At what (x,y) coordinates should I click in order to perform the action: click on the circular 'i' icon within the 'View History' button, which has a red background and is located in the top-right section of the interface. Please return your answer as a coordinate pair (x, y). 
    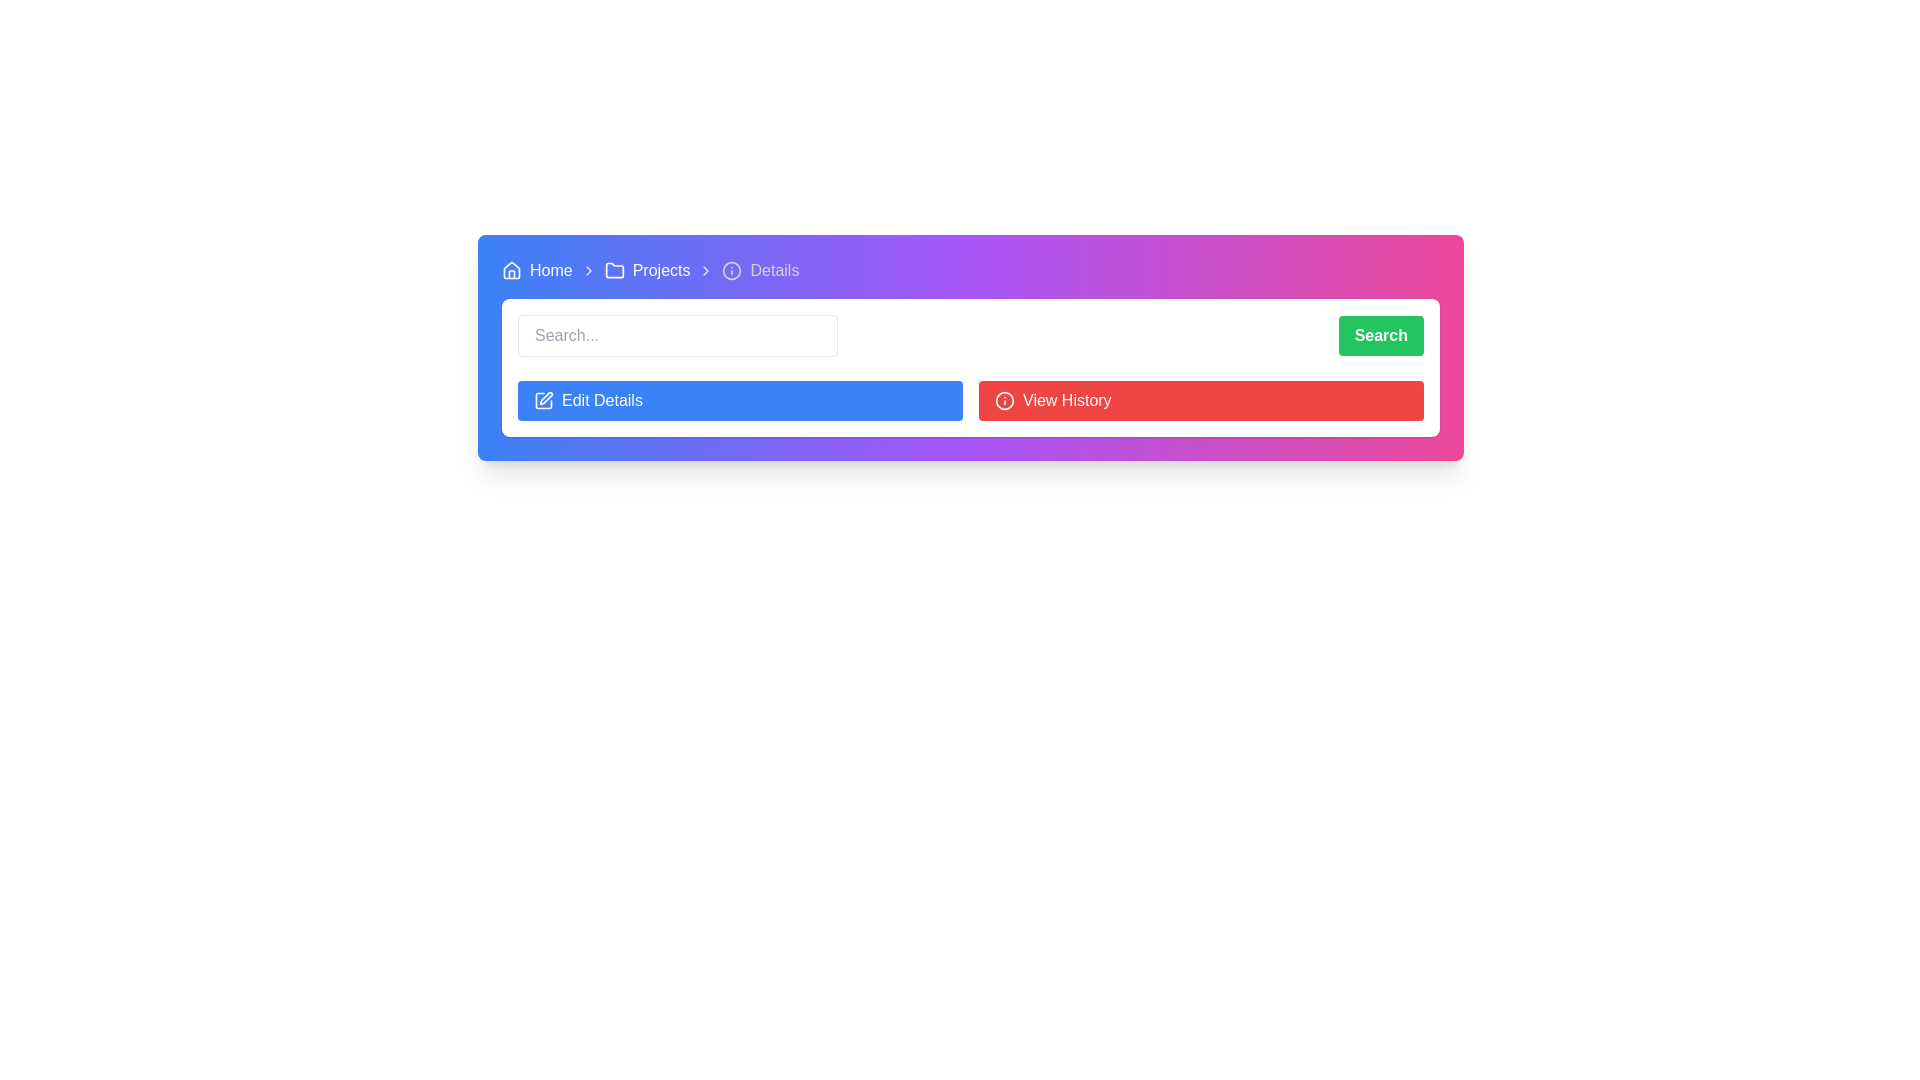
    Looking at the image, I should click on (1004, 401).